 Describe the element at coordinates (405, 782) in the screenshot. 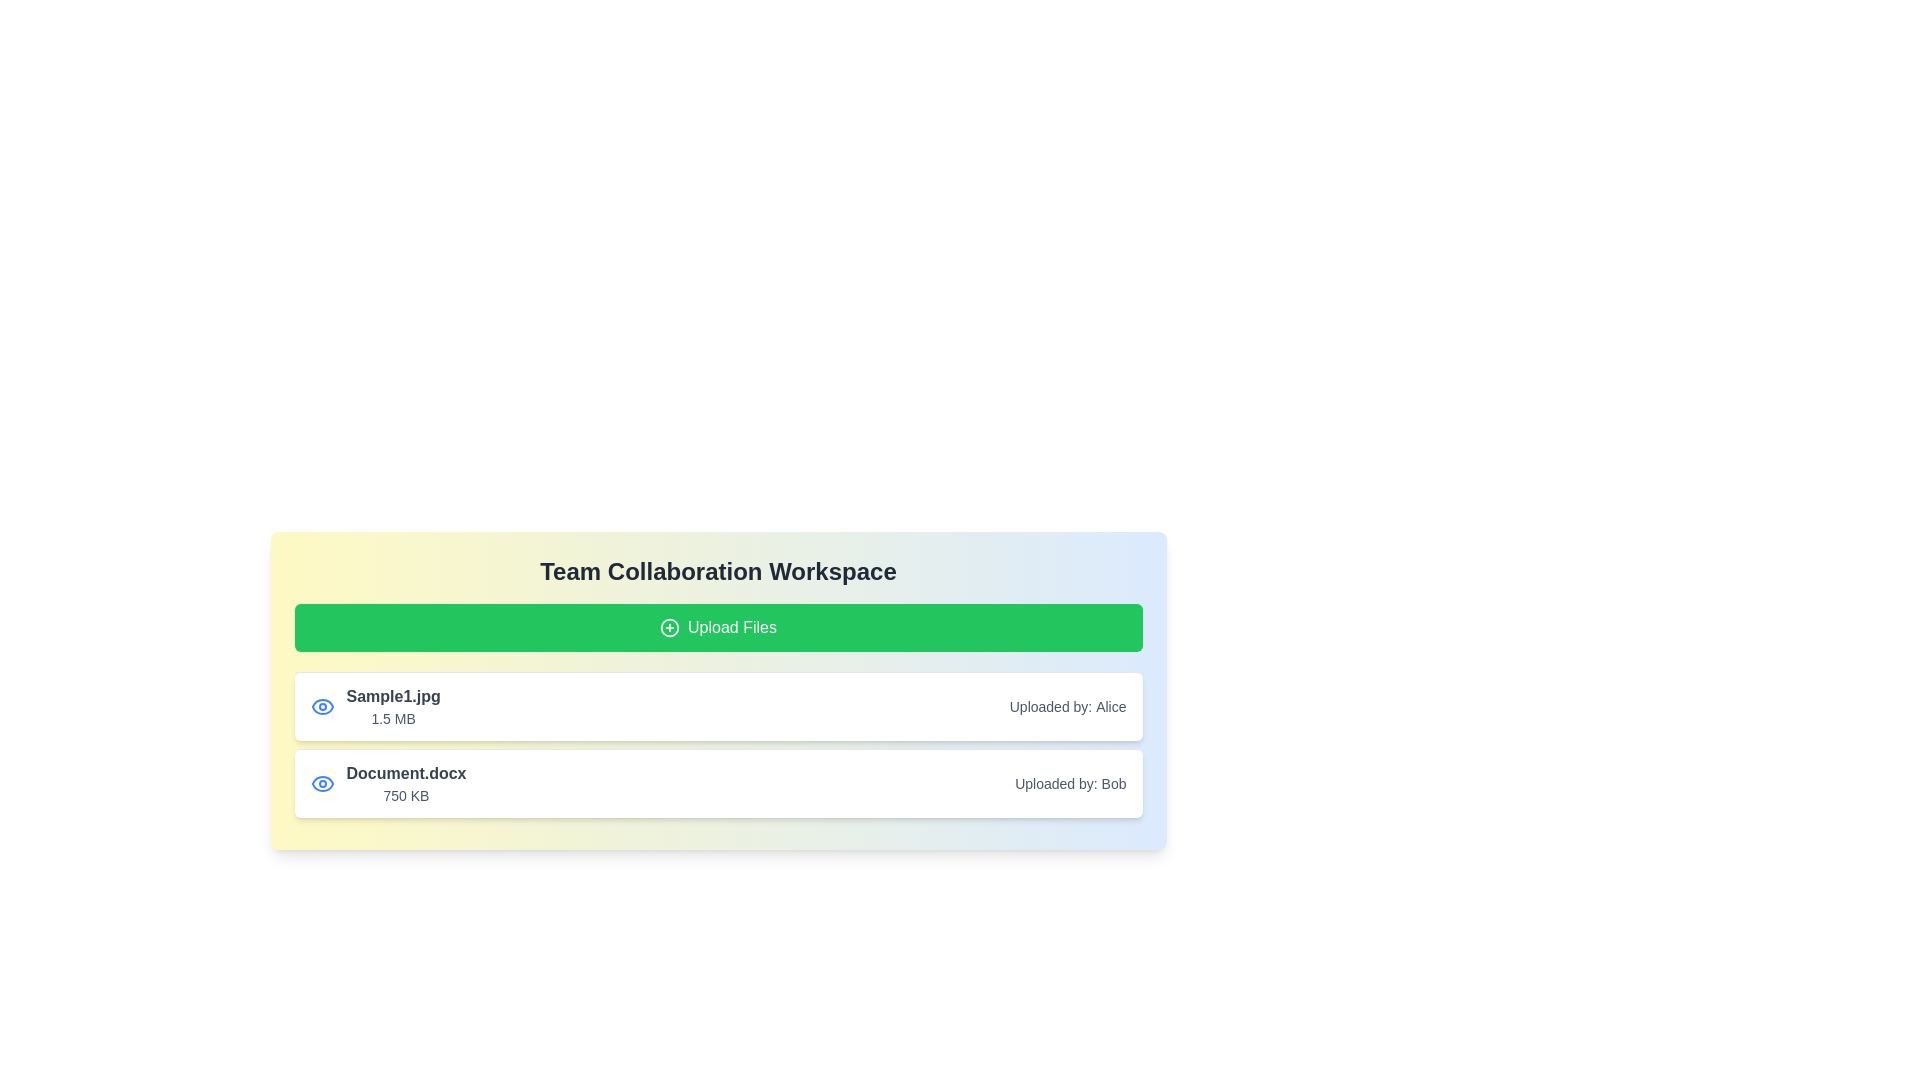

I see `the textual informational display representing the second file entry in the 'Team Collaboration Workspace'` at that location.